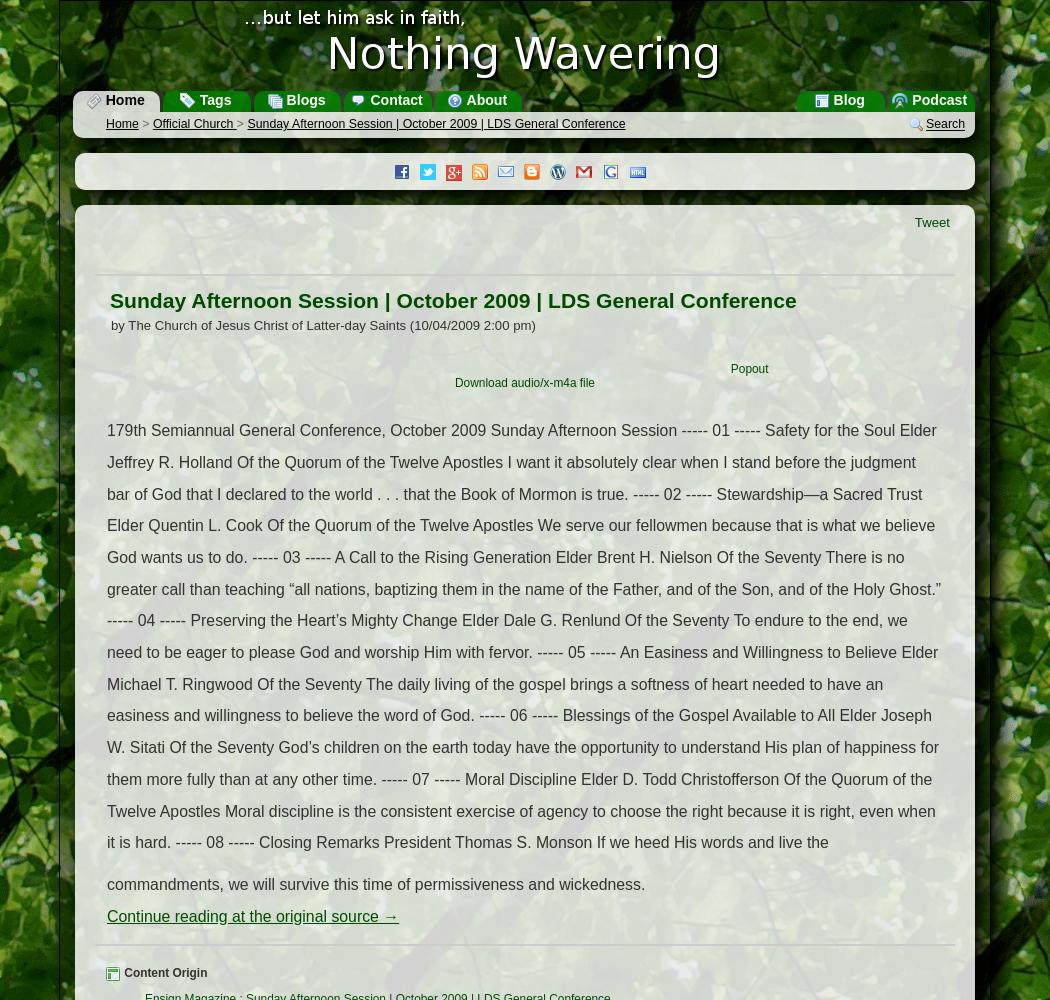 This screenshot has height=1000, width=1050. I want to click on 'Content Origin', so click(164, 972).